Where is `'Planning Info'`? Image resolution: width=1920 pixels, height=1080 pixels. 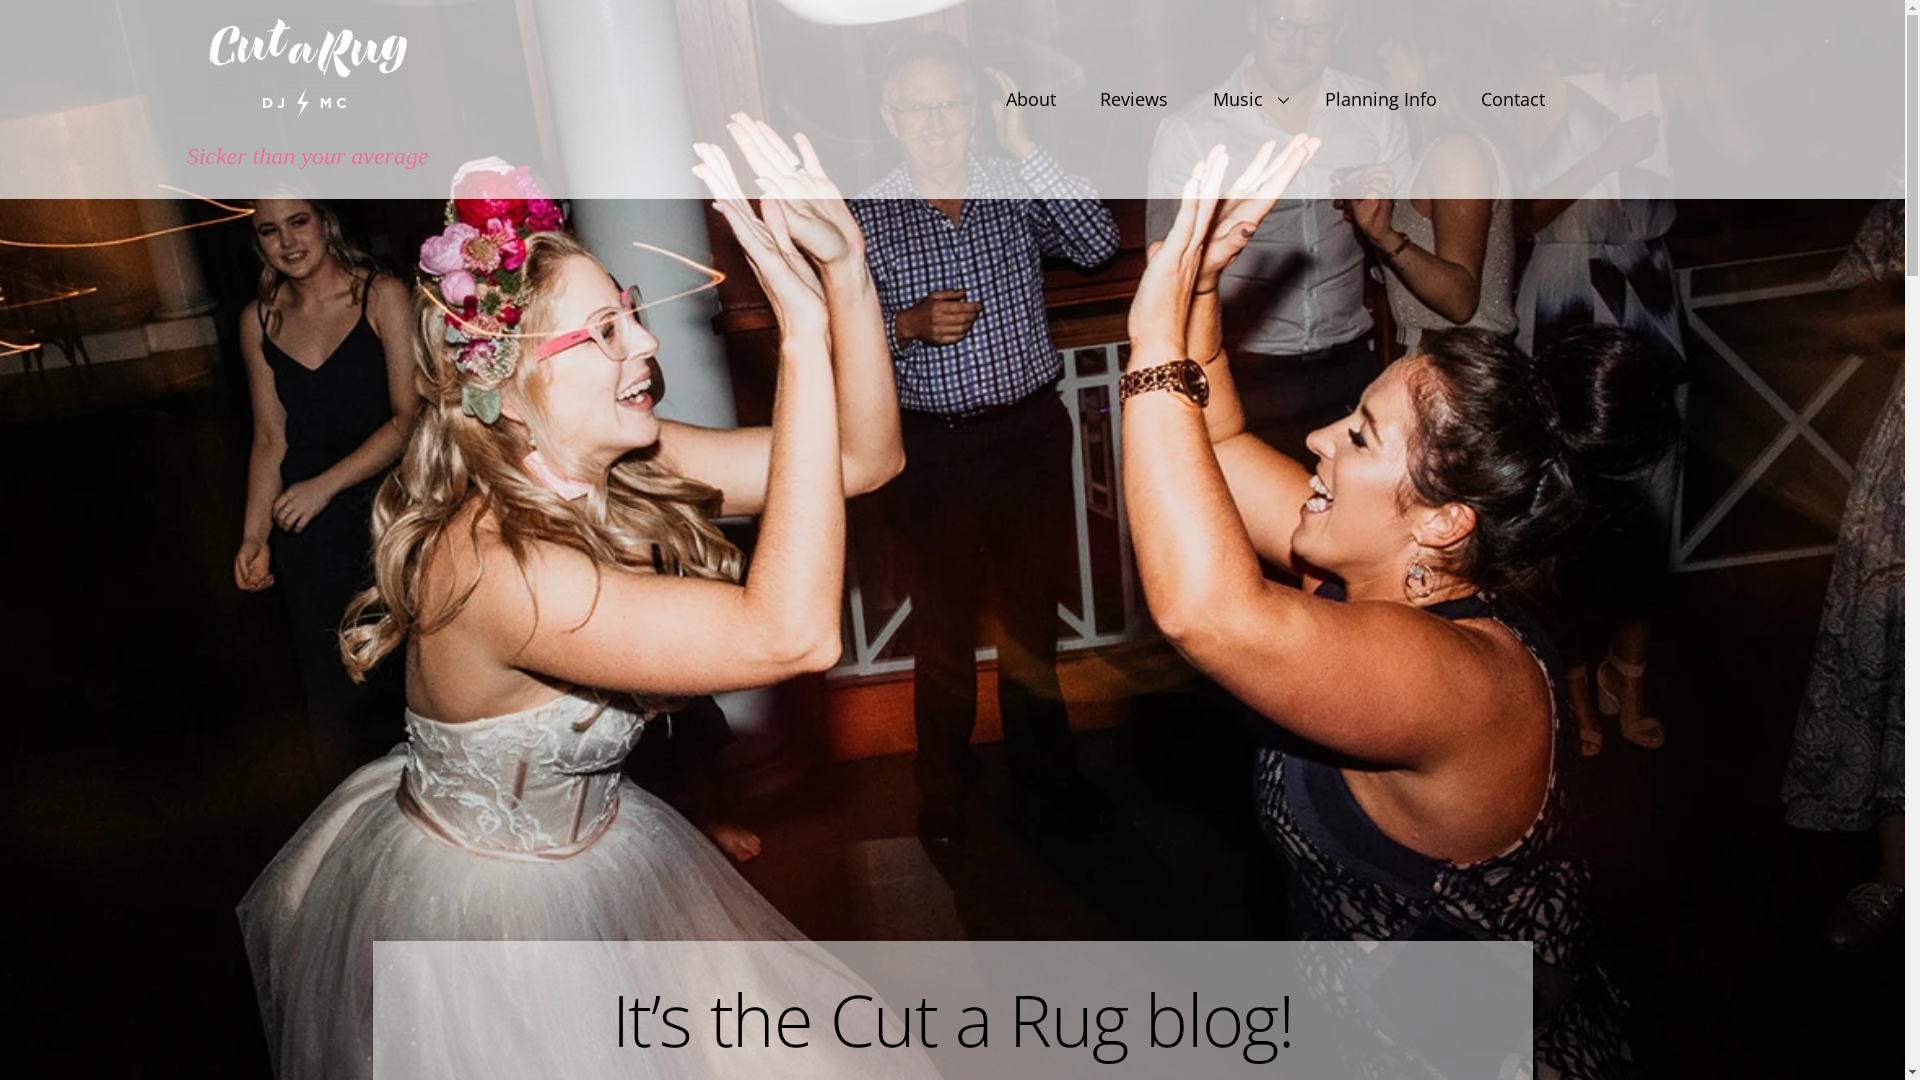 'Planning Info' is located at coordinates (1379, 100).